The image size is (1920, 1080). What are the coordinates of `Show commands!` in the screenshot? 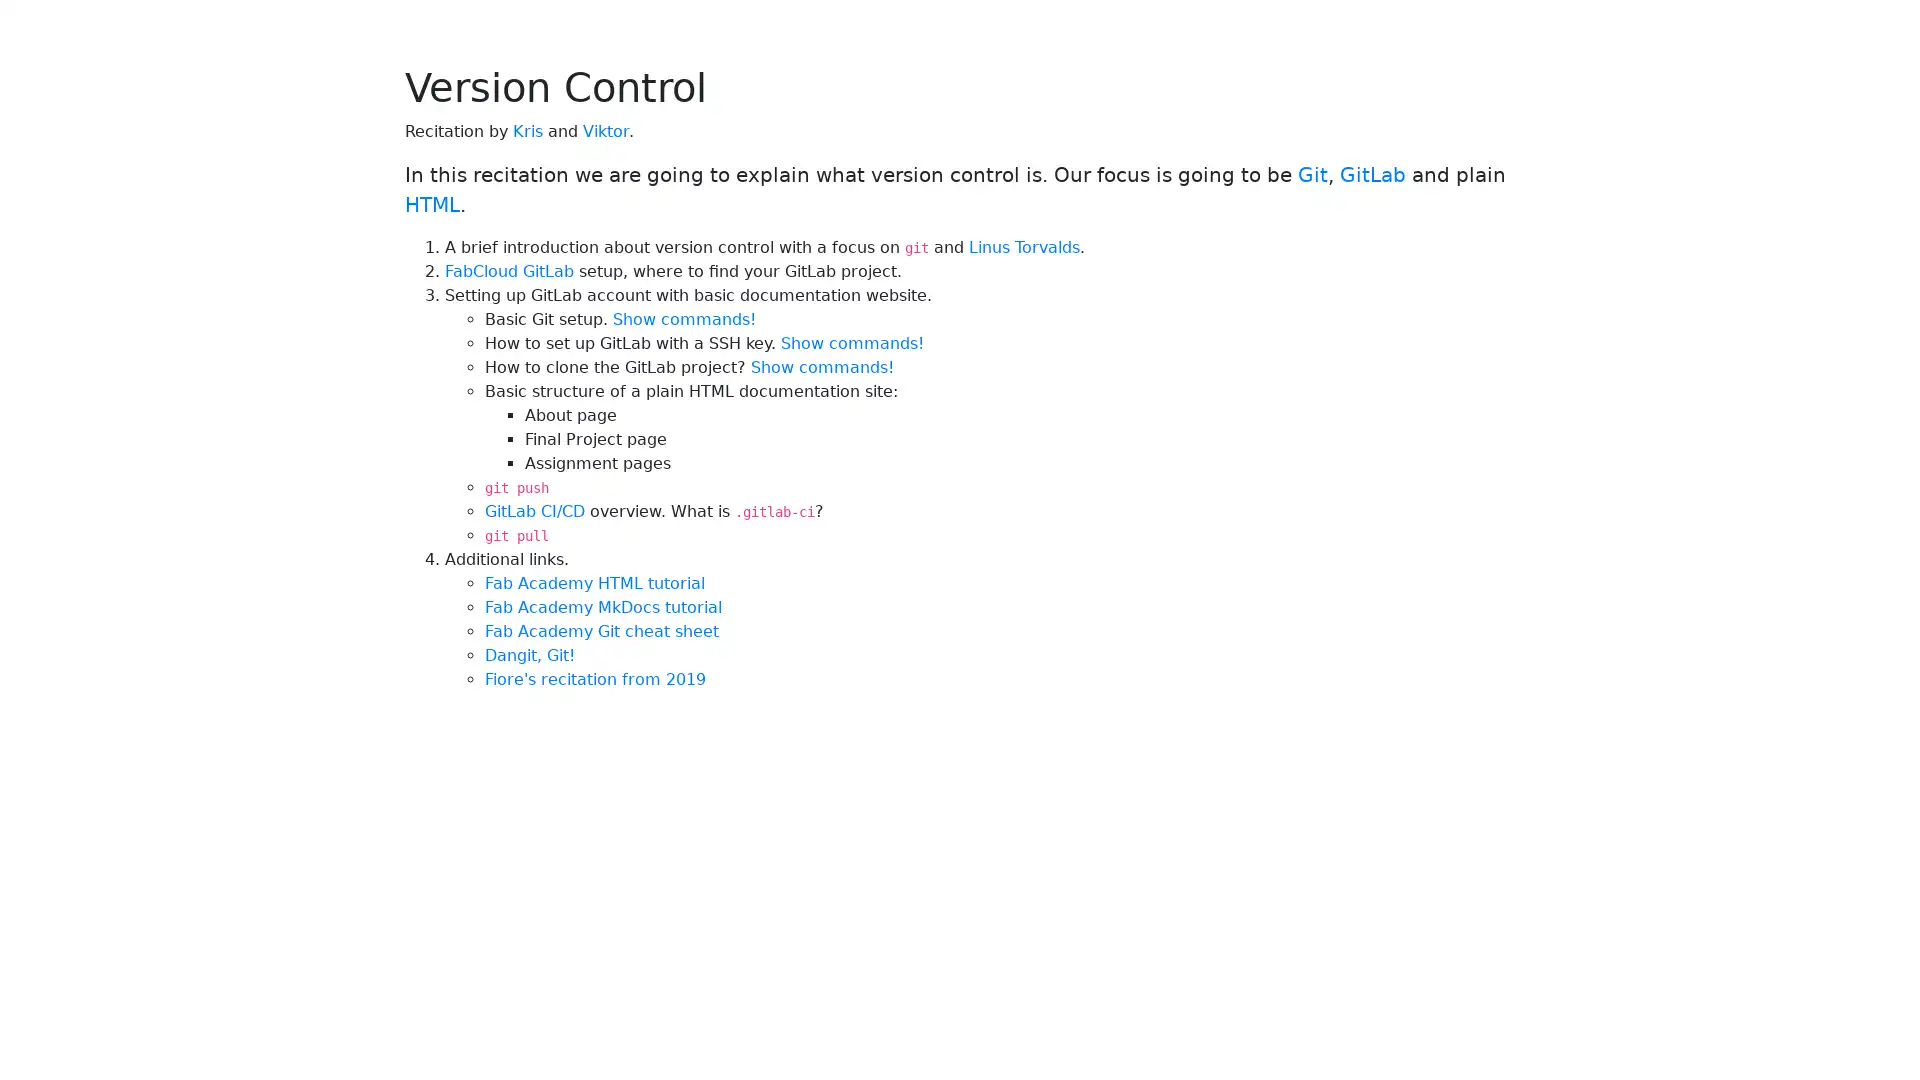 It's located at (684, 318).